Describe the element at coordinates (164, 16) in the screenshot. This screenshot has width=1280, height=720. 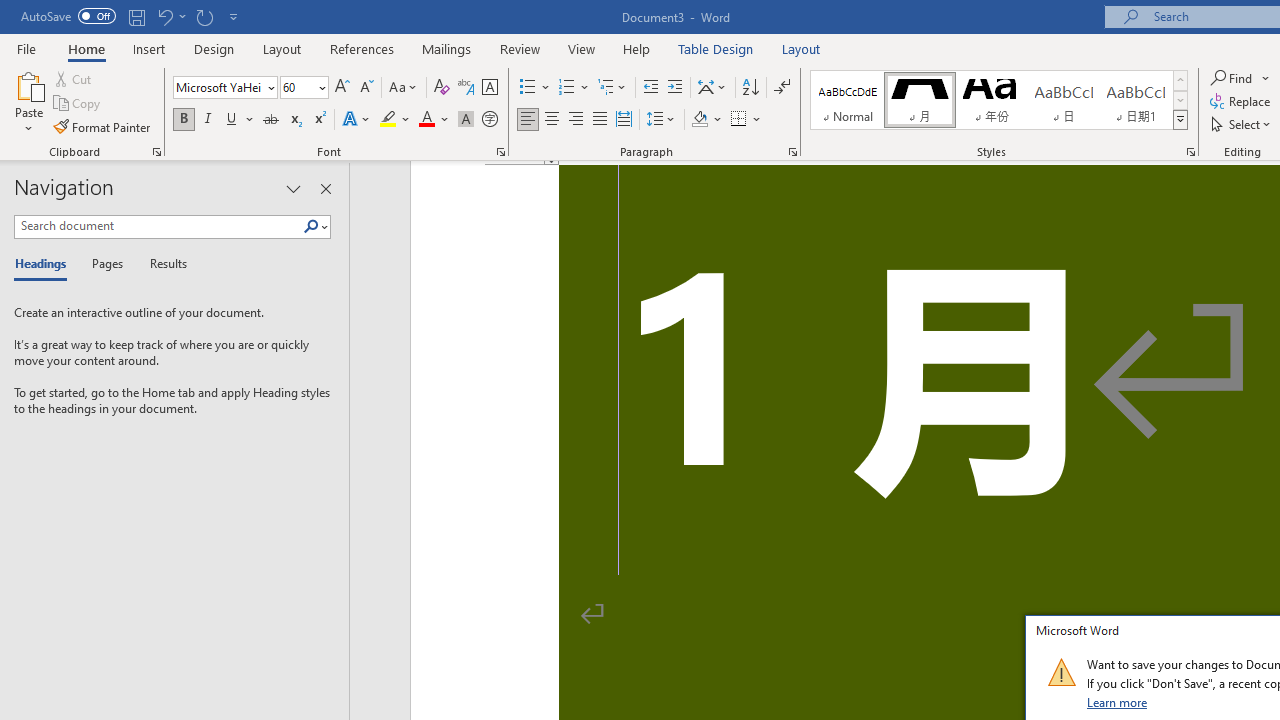
I see `'Undo Increase Indent'` at that location.